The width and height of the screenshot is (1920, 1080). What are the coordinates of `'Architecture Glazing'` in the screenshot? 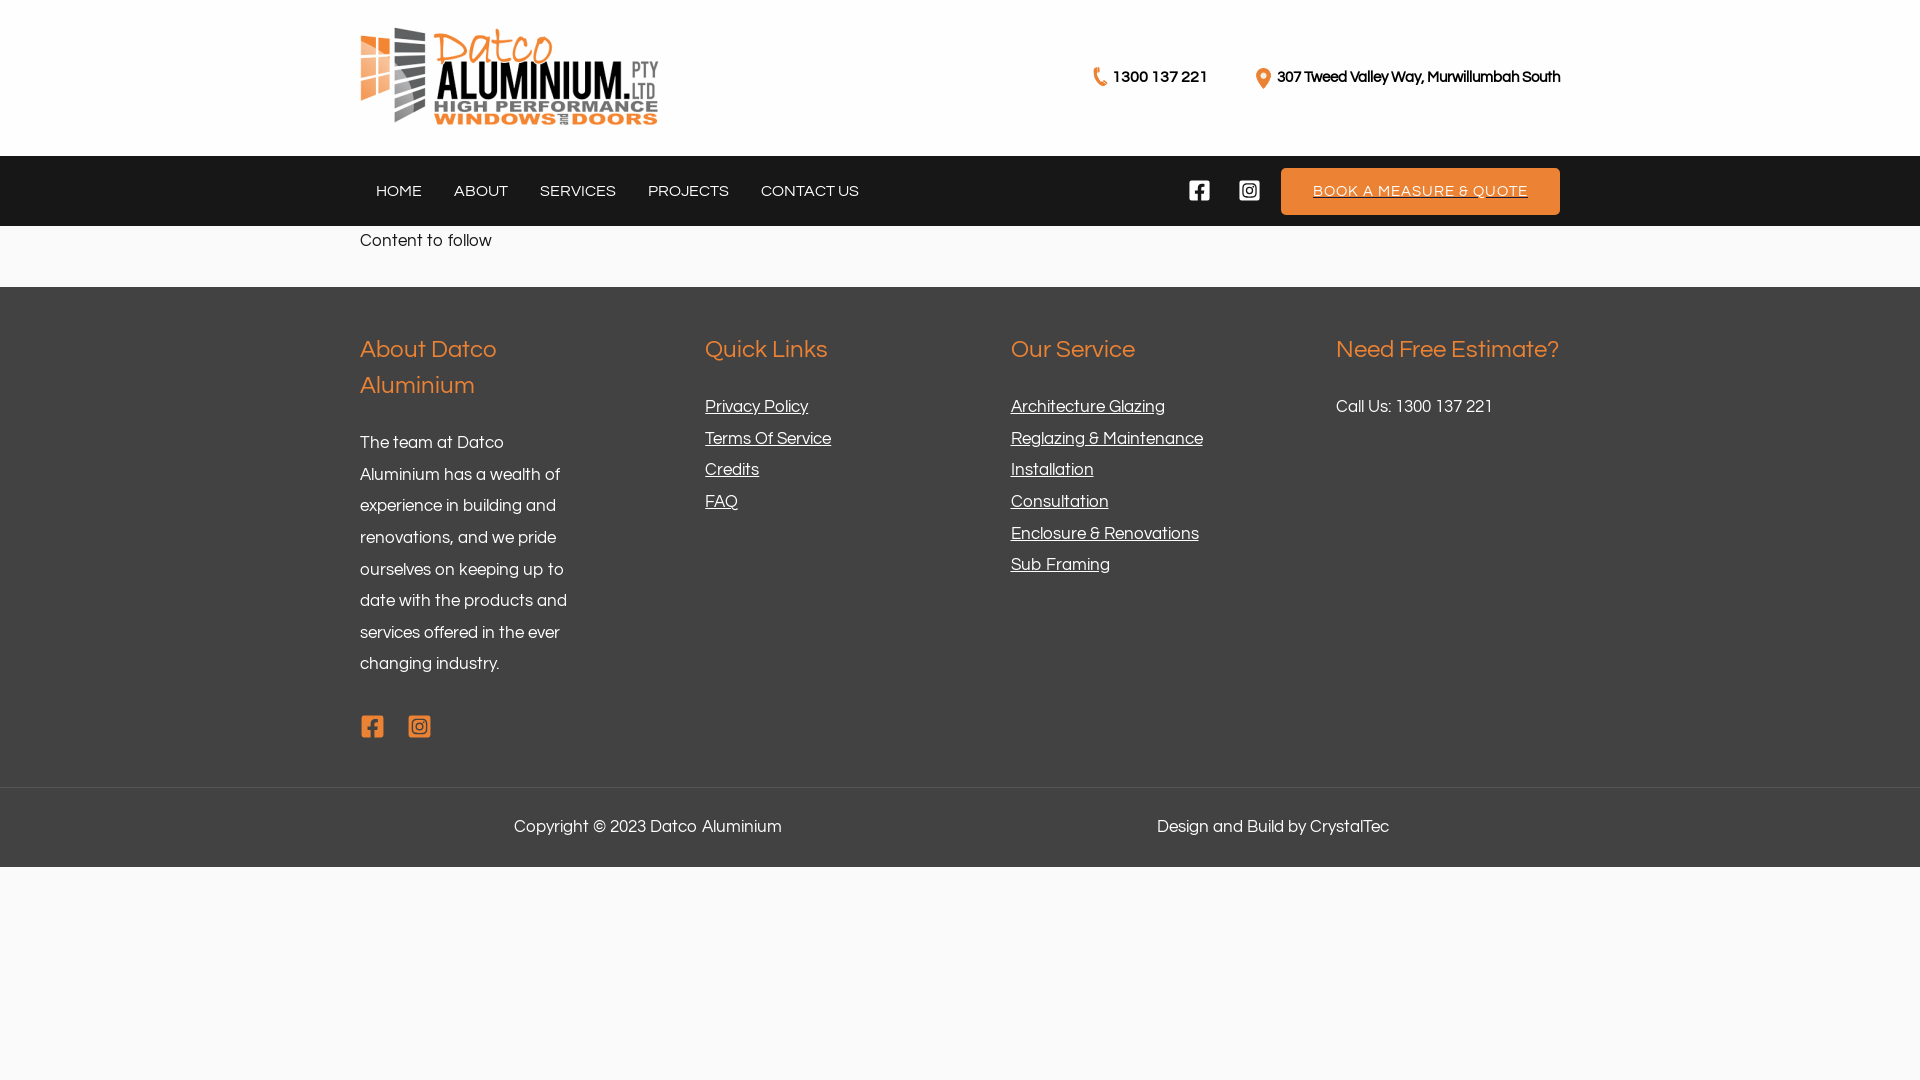 It's located at (1085, 406).